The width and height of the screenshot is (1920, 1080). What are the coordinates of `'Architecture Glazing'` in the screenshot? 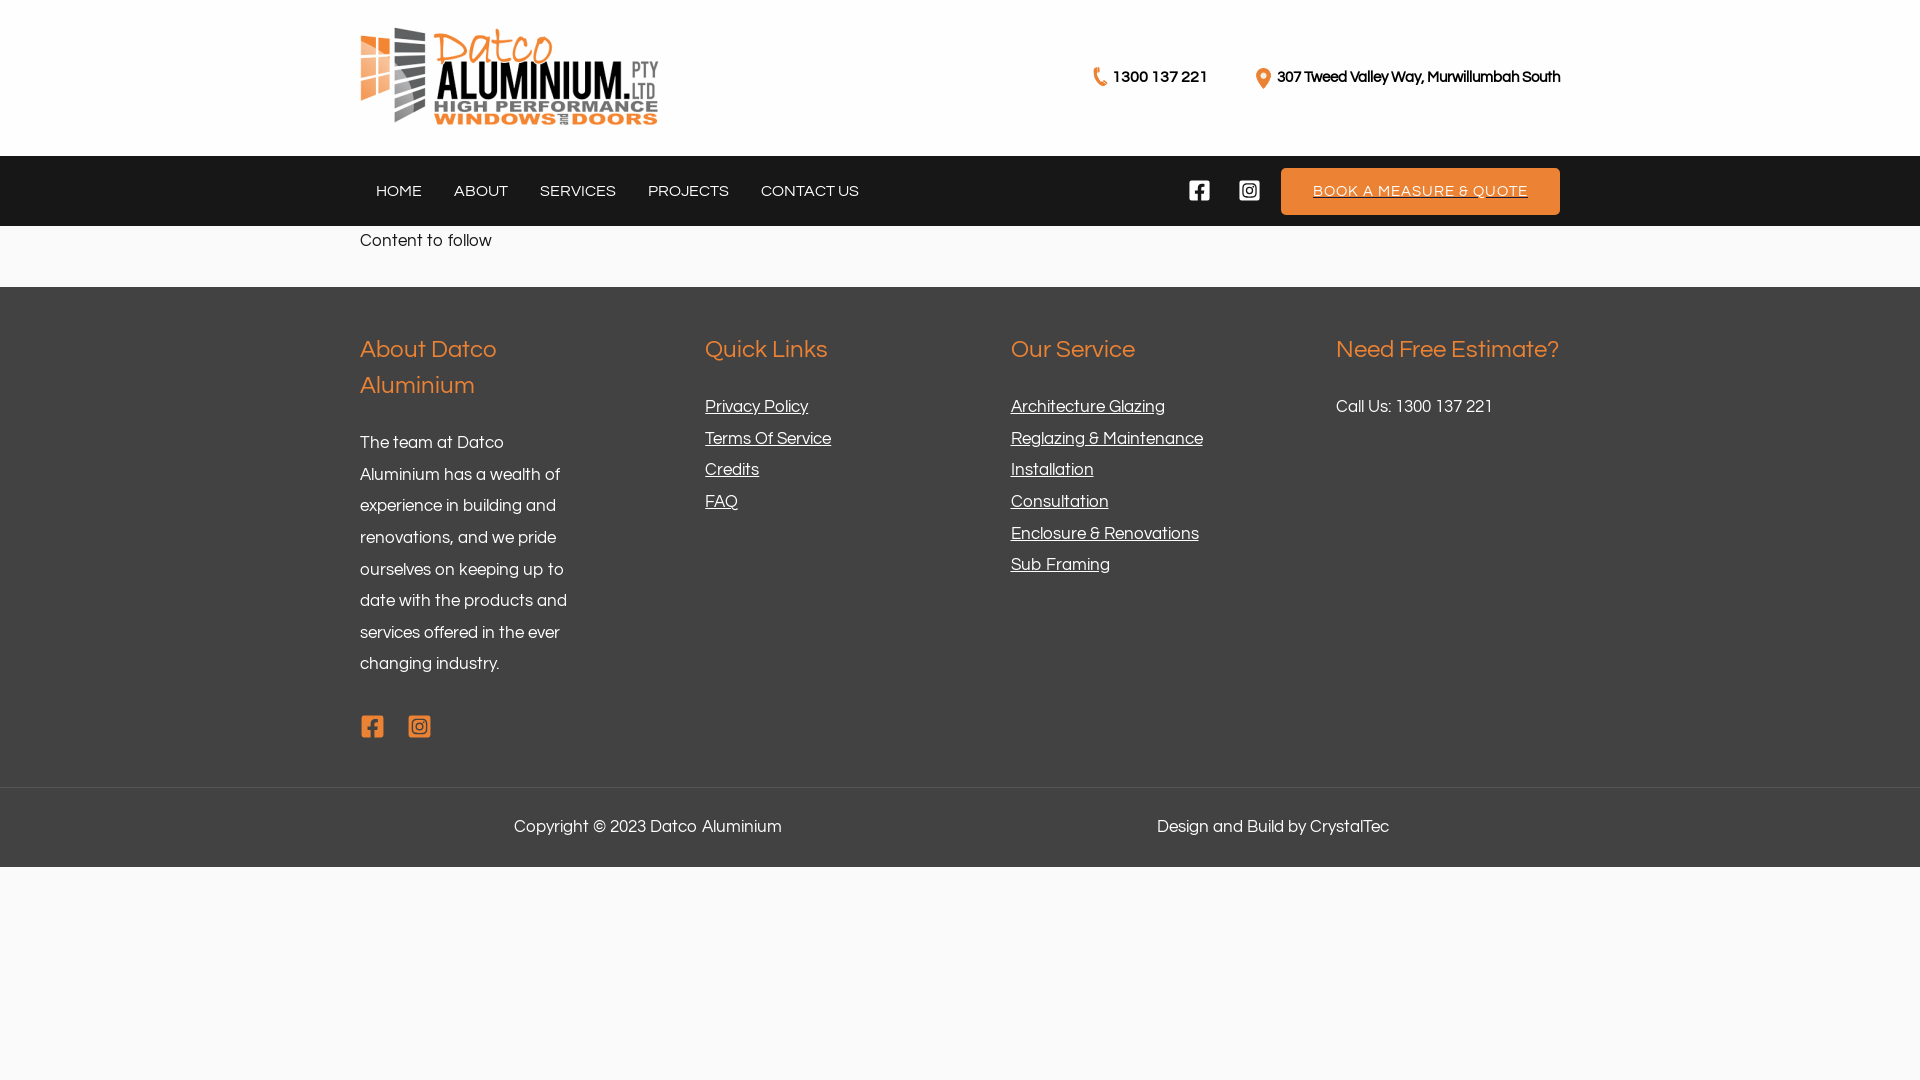 It's located at (1085, 406).